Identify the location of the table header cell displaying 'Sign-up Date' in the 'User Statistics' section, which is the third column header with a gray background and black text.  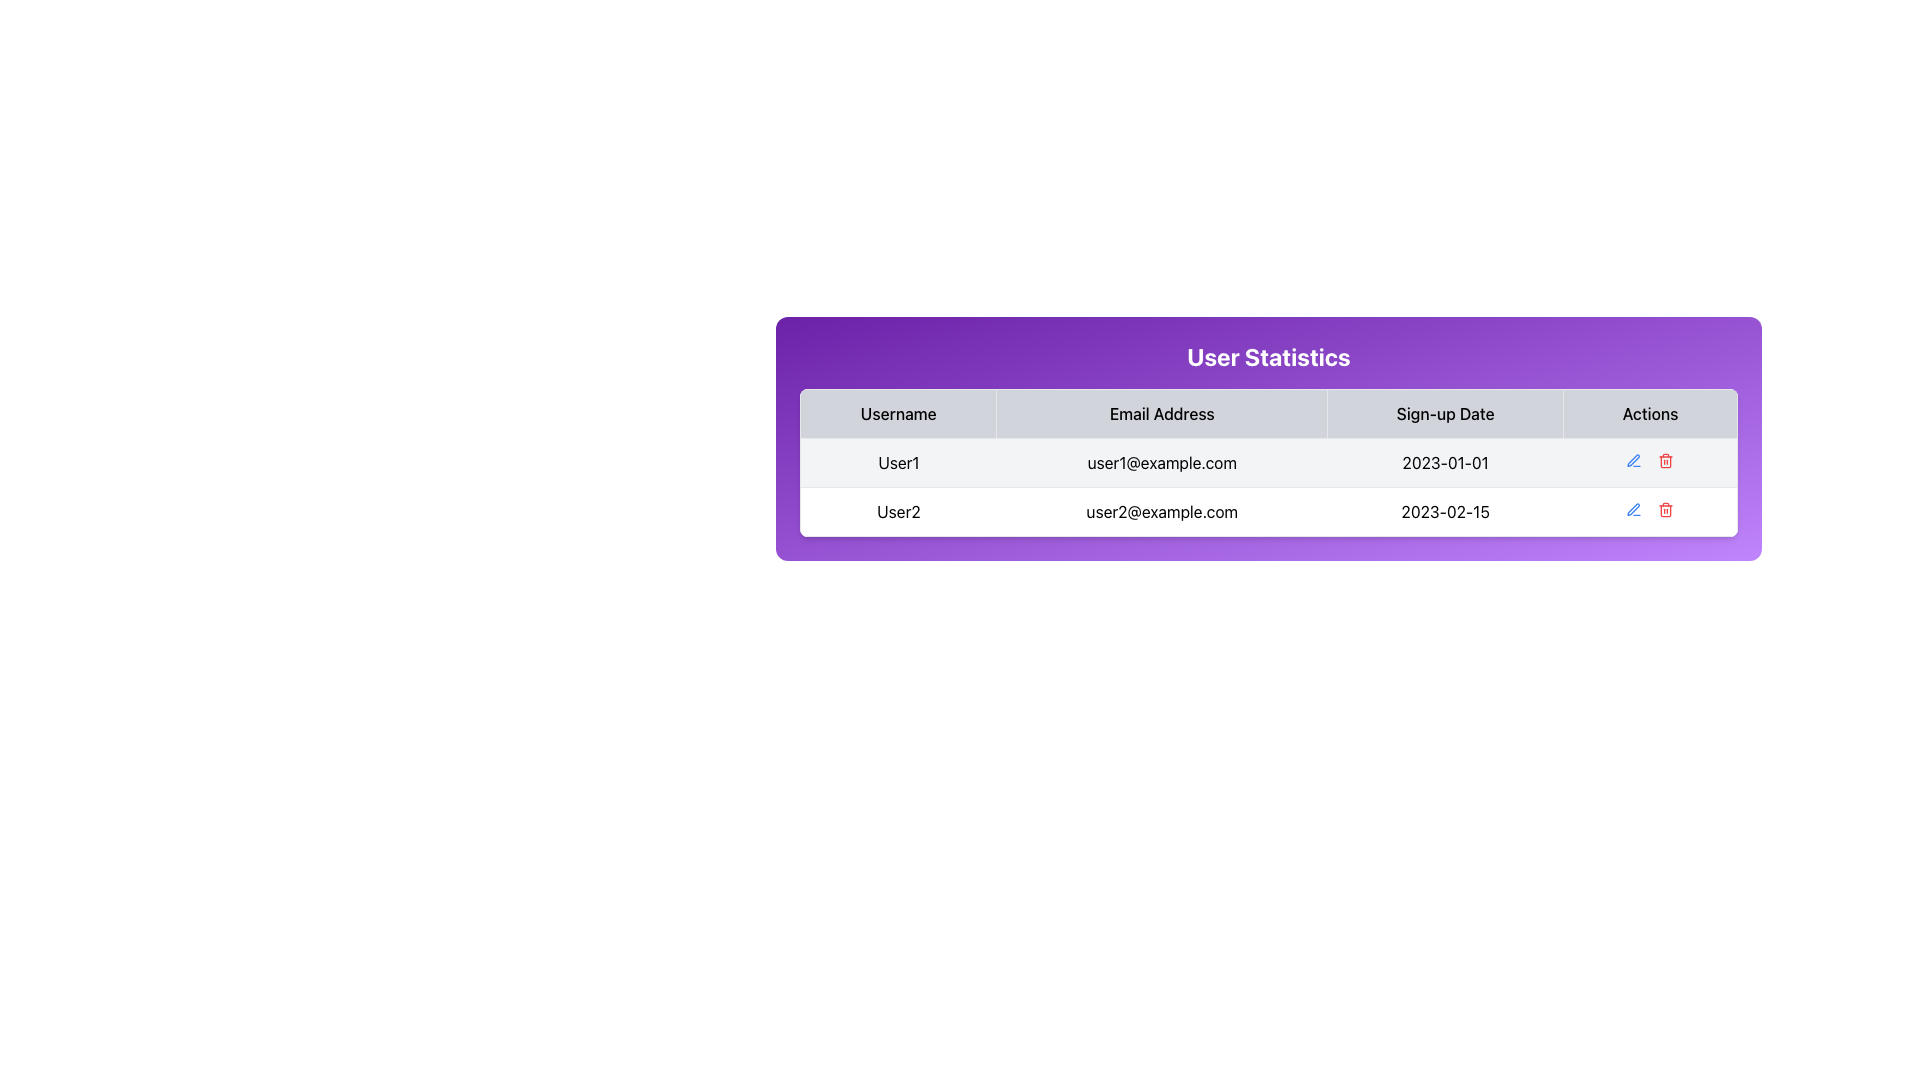
(1445, 412).